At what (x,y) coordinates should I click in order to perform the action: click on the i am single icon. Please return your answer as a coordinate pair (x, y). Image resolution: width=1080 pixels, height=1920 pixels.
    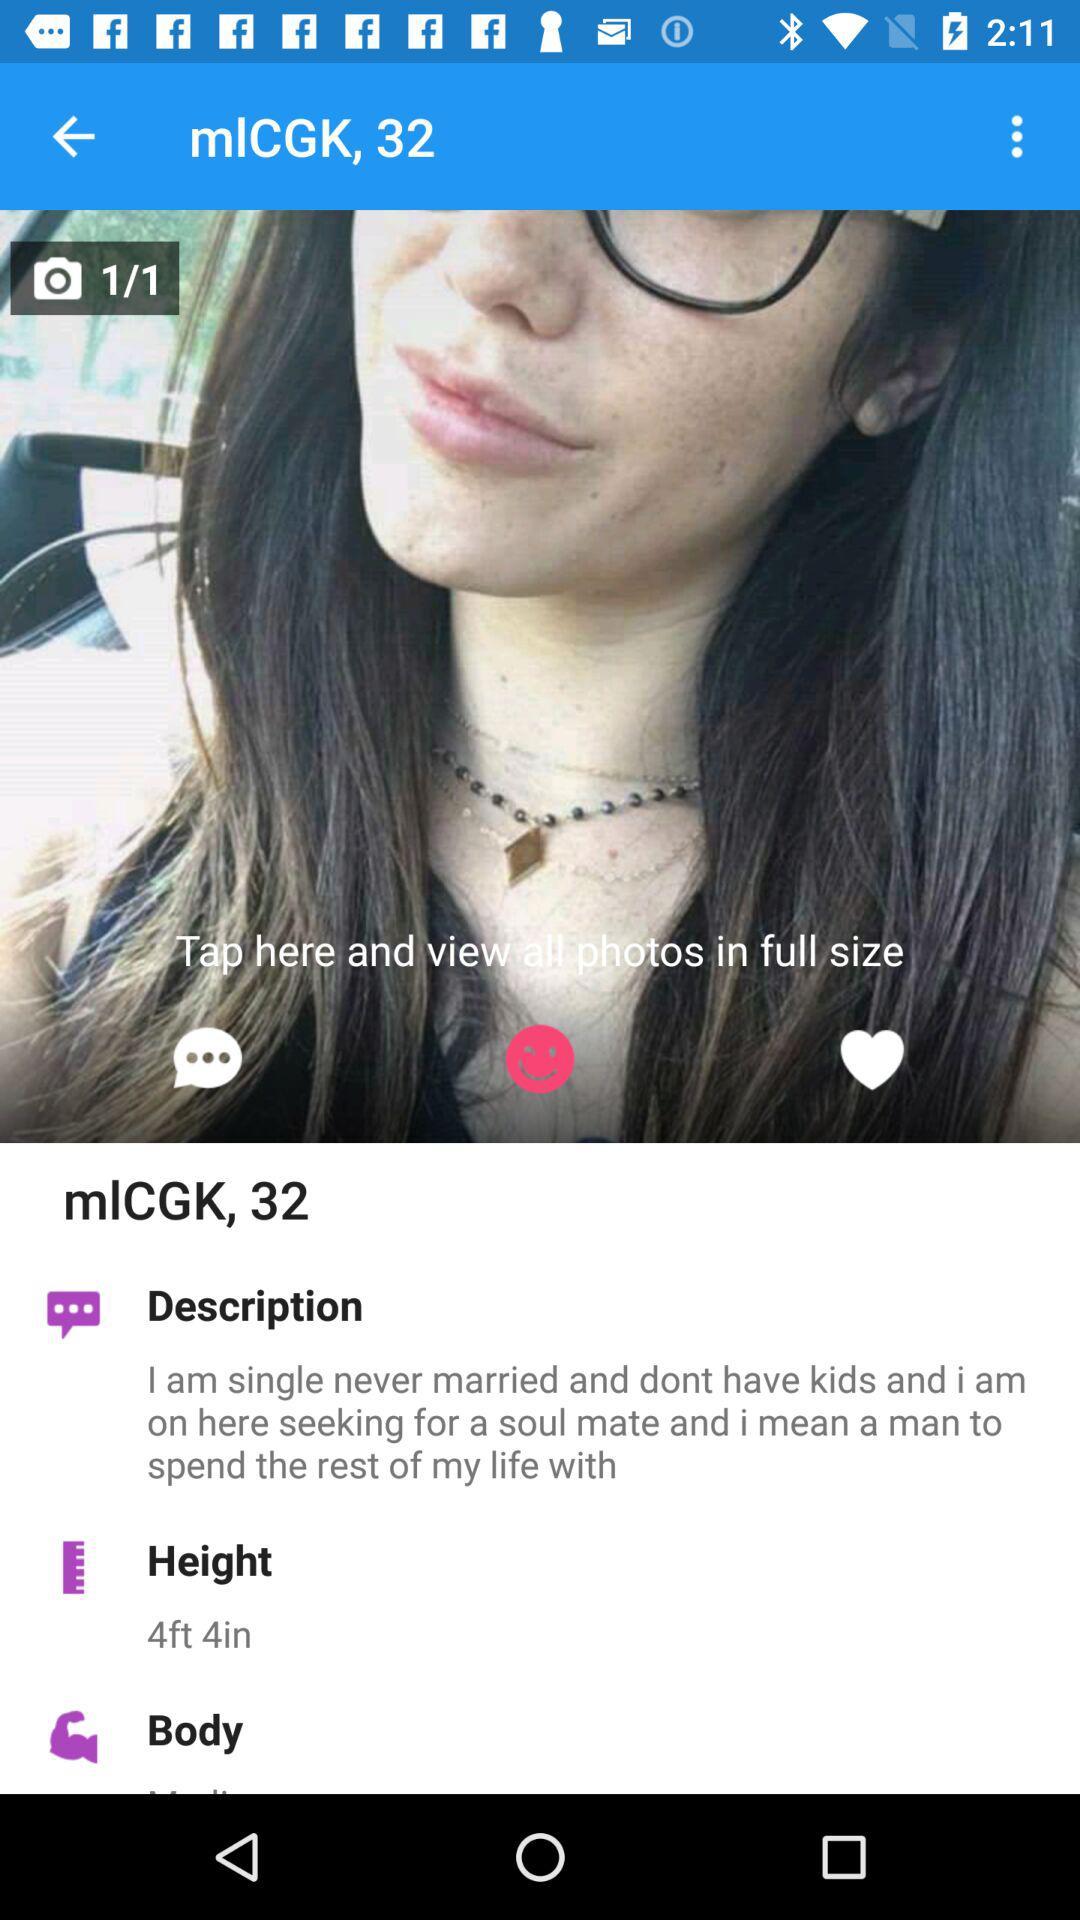
    Looking at the image, I should click on (601, 1420).